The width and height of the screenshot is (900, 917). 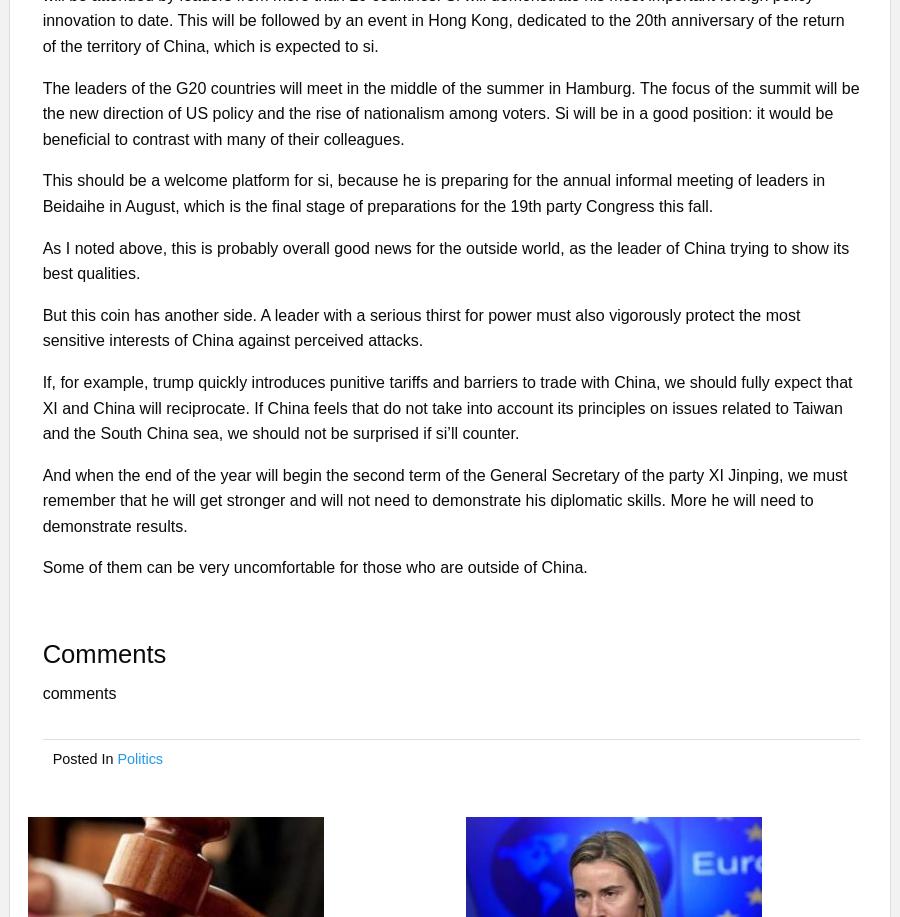 What do you see at coordinates (313, 567) in the screenshot?
I see `'Some of them can be very uncomfortable for those who are outside of China.'` at bounding box center [313, 567].